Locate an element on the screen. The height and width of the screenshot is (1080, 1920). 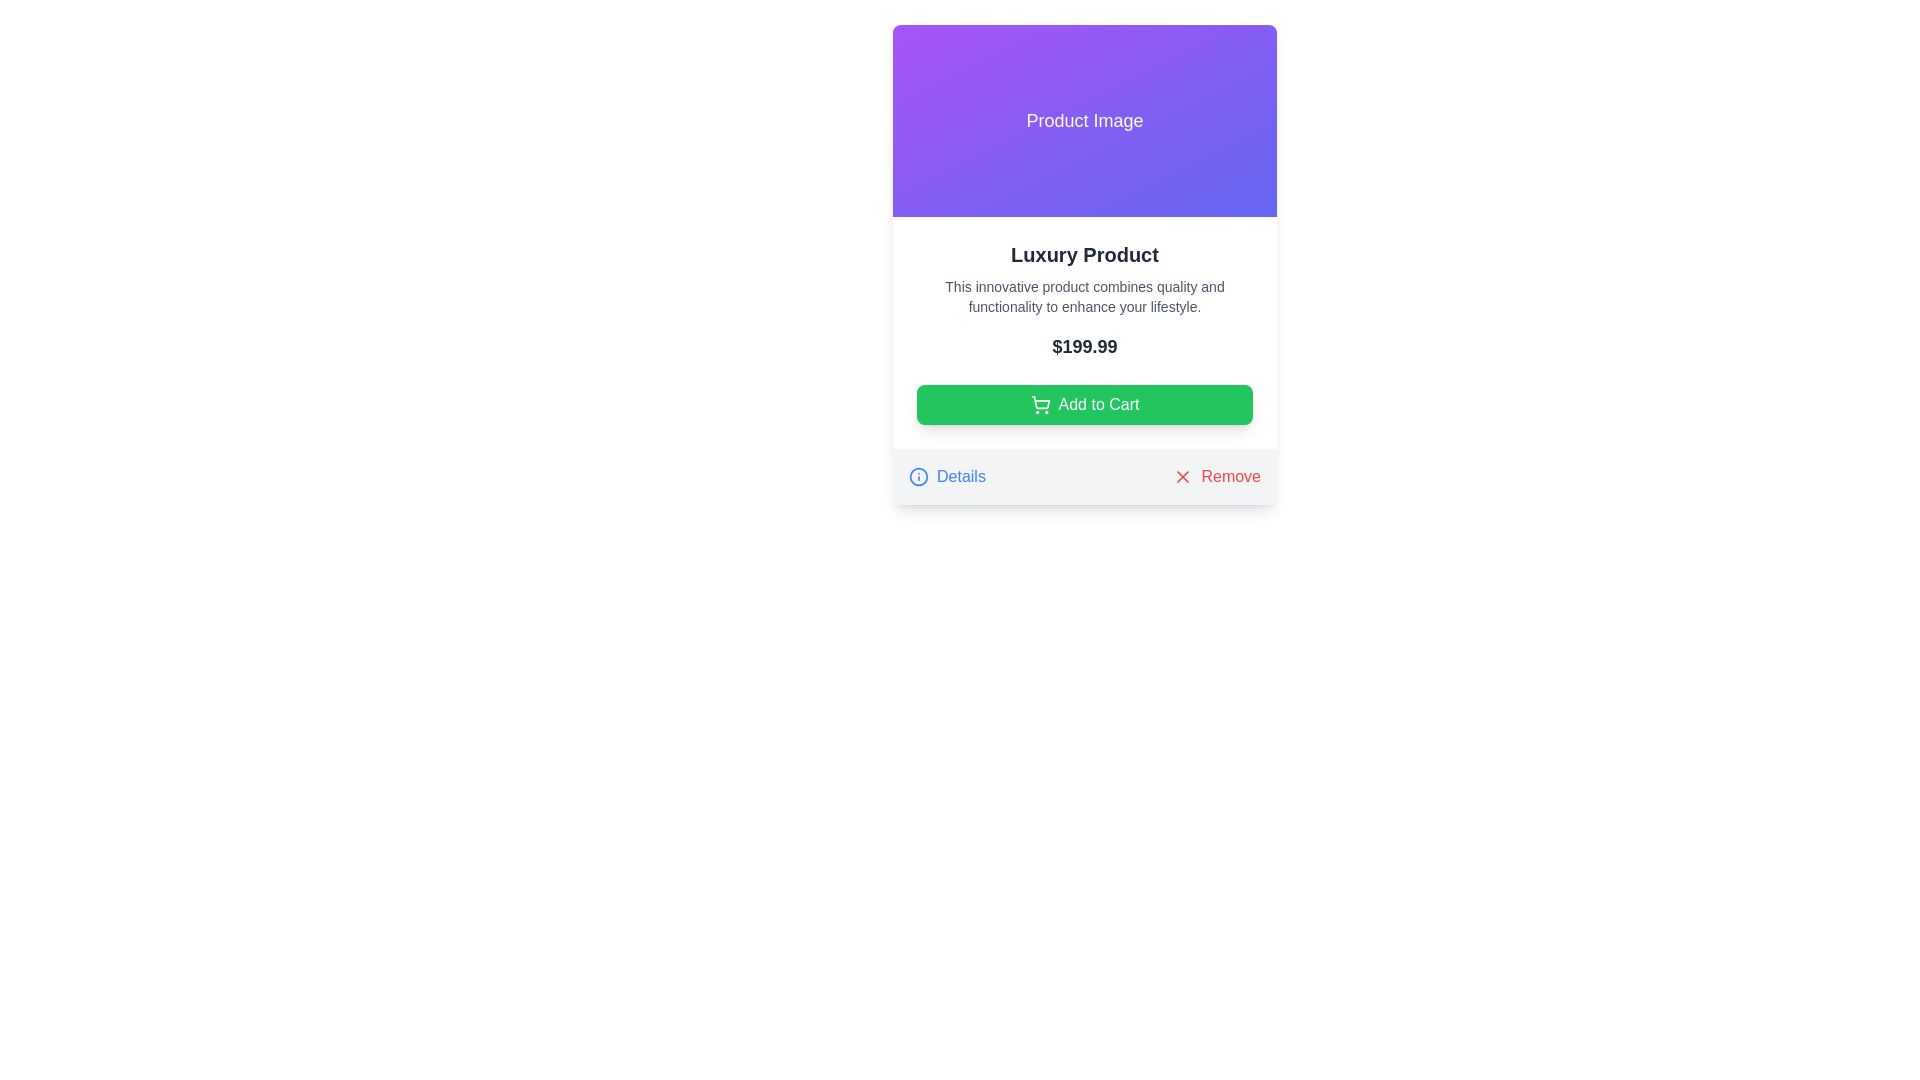
the Text Display element showing the product price "$199.99" which is located between the product description and the "Add to Cart" button is located at coordinates (1083, 346).